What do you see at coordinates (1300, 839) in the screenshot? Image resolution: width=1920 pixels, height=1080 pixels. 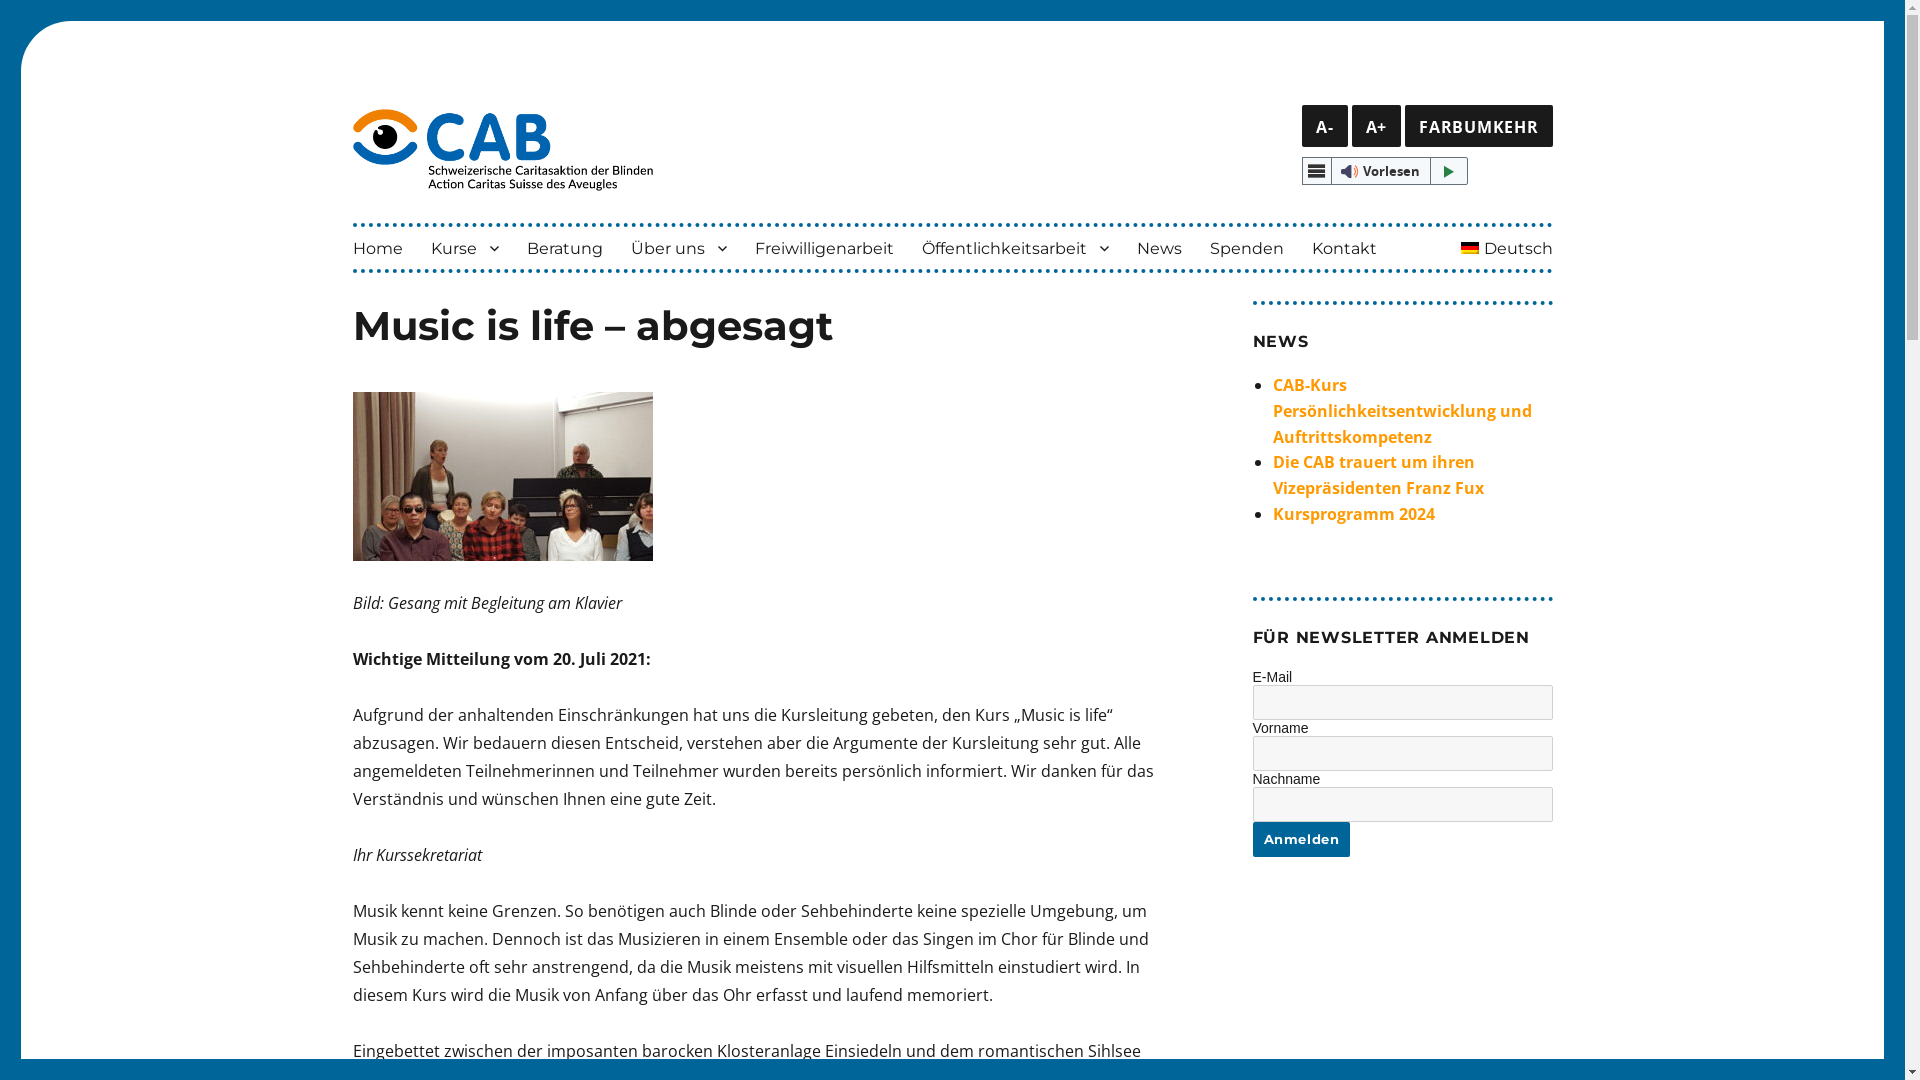 I see `'Anmelden'` at bounding box center [1300, 839].